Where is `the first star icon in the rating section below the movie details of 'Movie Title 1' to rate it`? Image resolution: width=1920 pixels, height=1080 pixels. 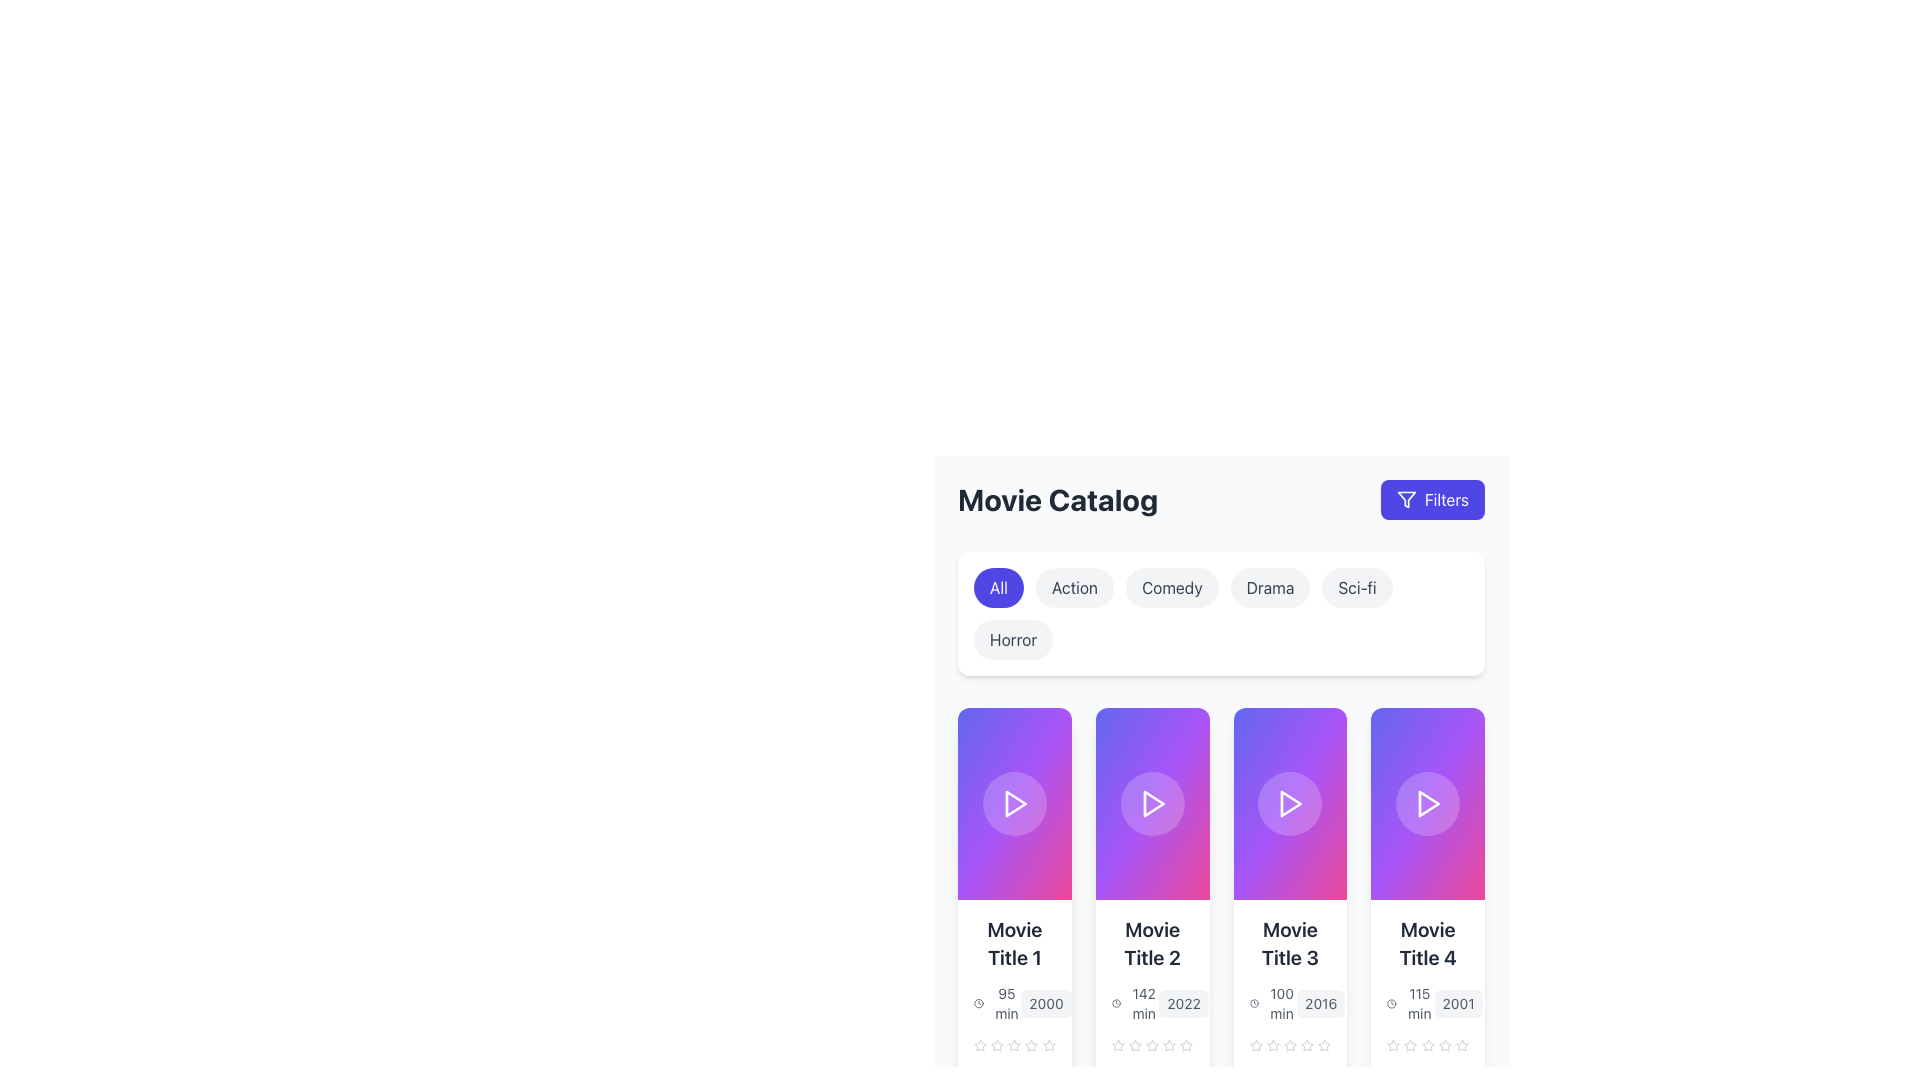 the first star icon in the rating section below the movie details of 'Movie Title 1' to rate it is located at coordinates (1032, 1044).